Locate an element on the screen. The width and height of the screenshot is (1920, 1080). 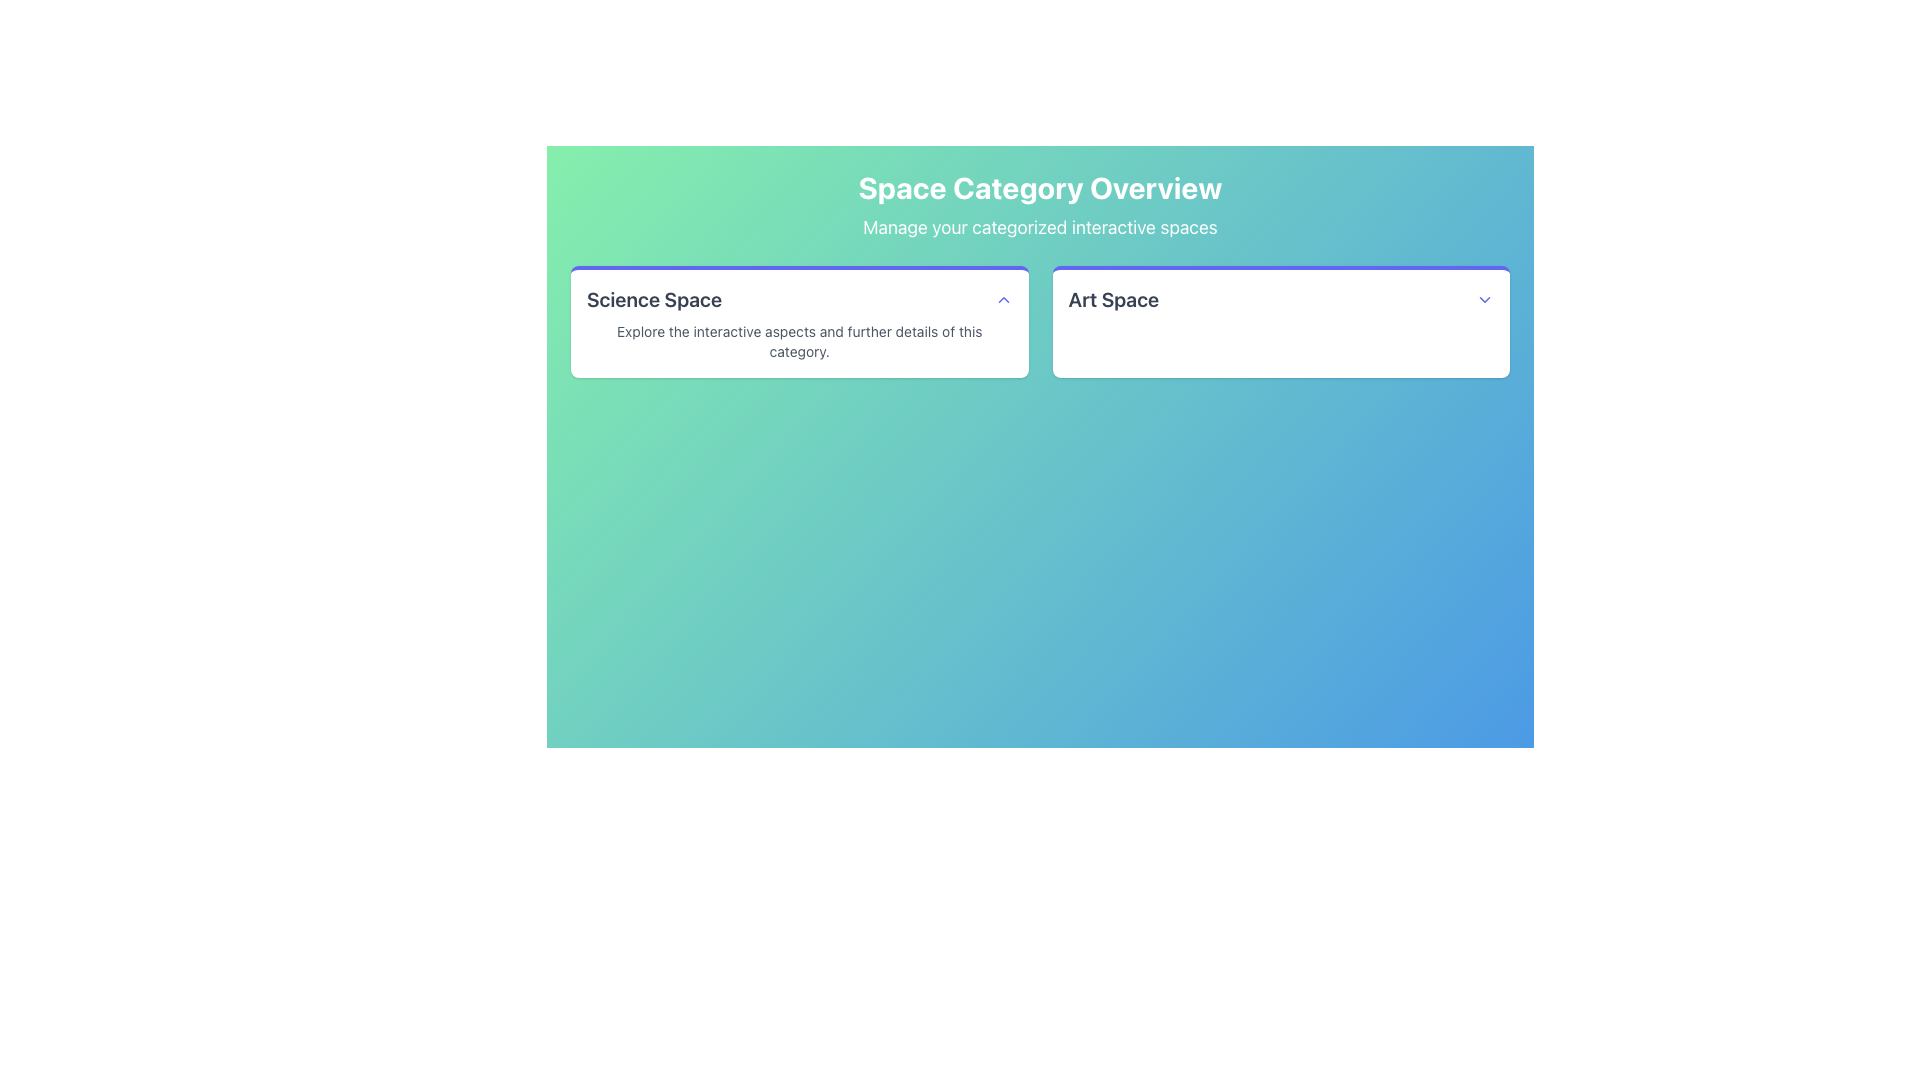
the main heading element that serves as the title for the interface, located at the top of the interface, below the gradient background is located at coordinates (1040, 188).